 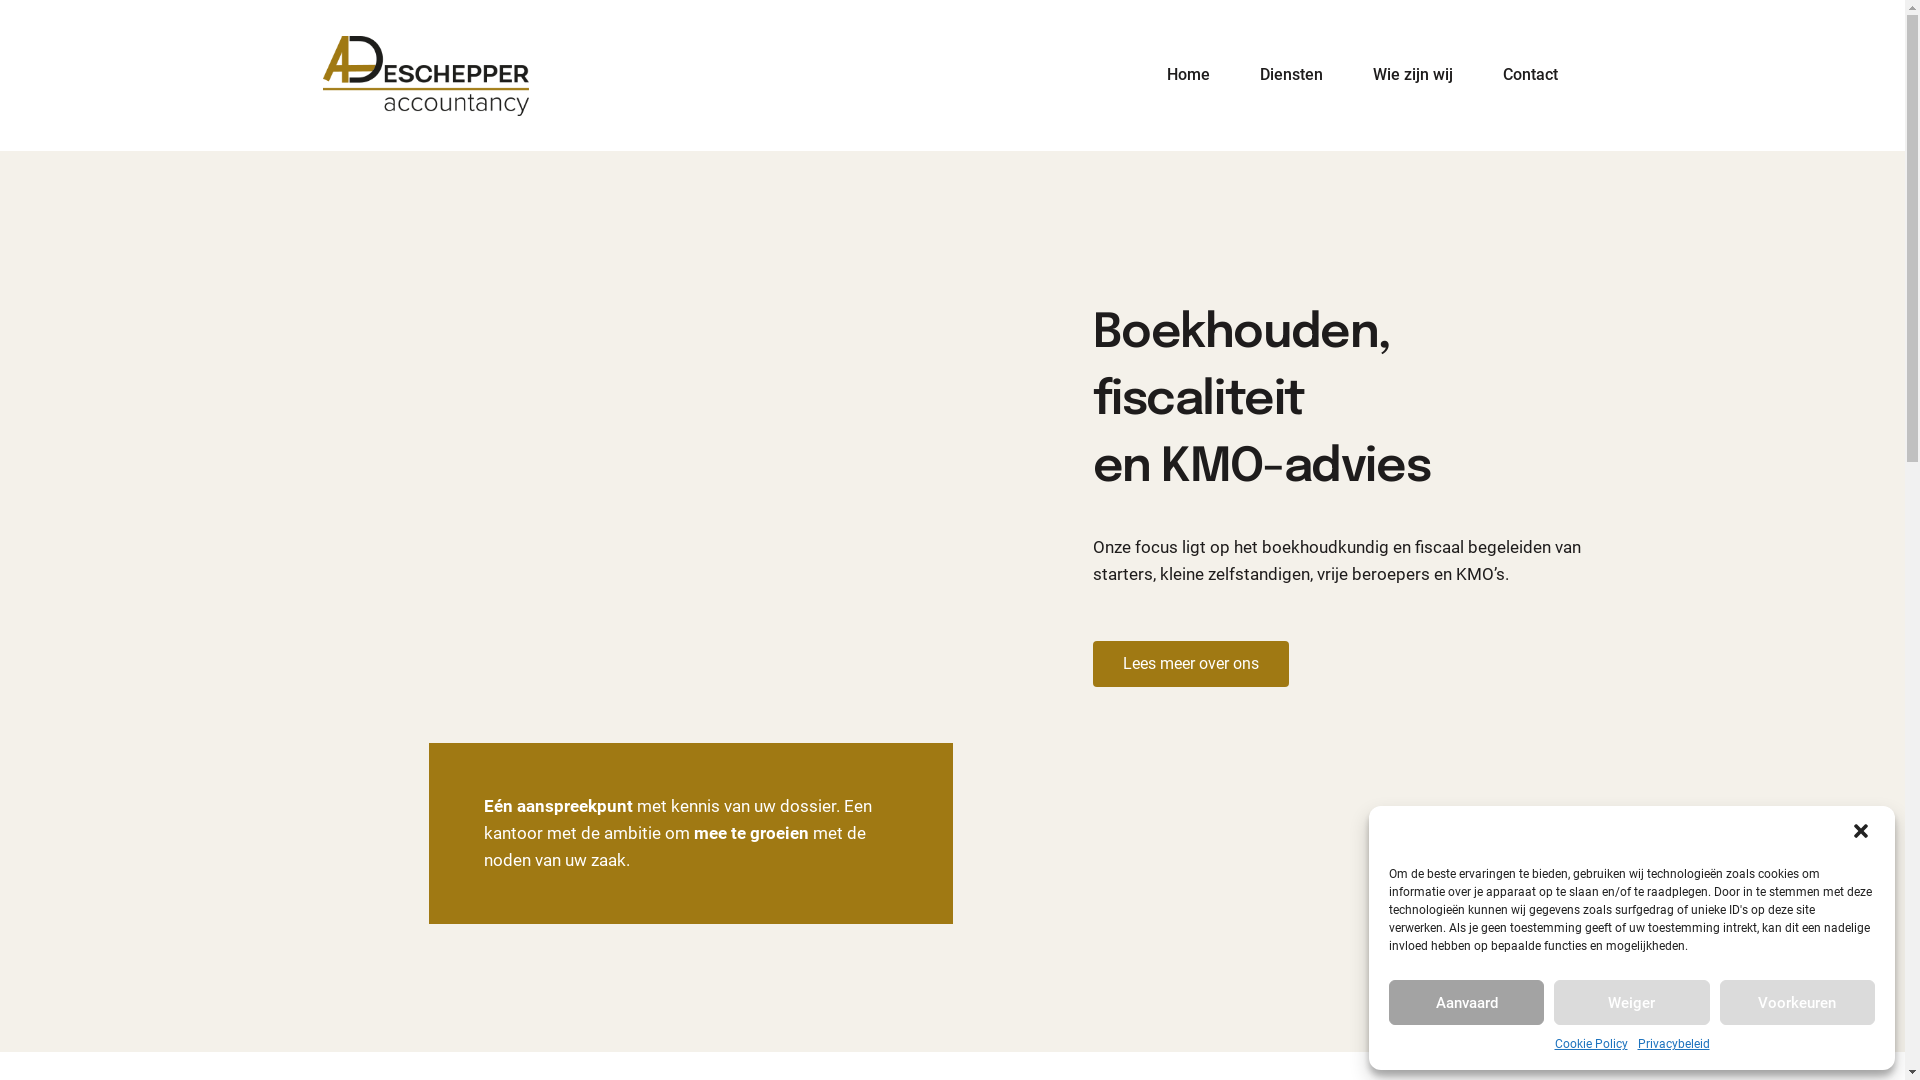 What do you see at coordinates (1674, 1044) in the screenshot?
I see `'Privacybeleid'` at bounding box center [1674, 1044].